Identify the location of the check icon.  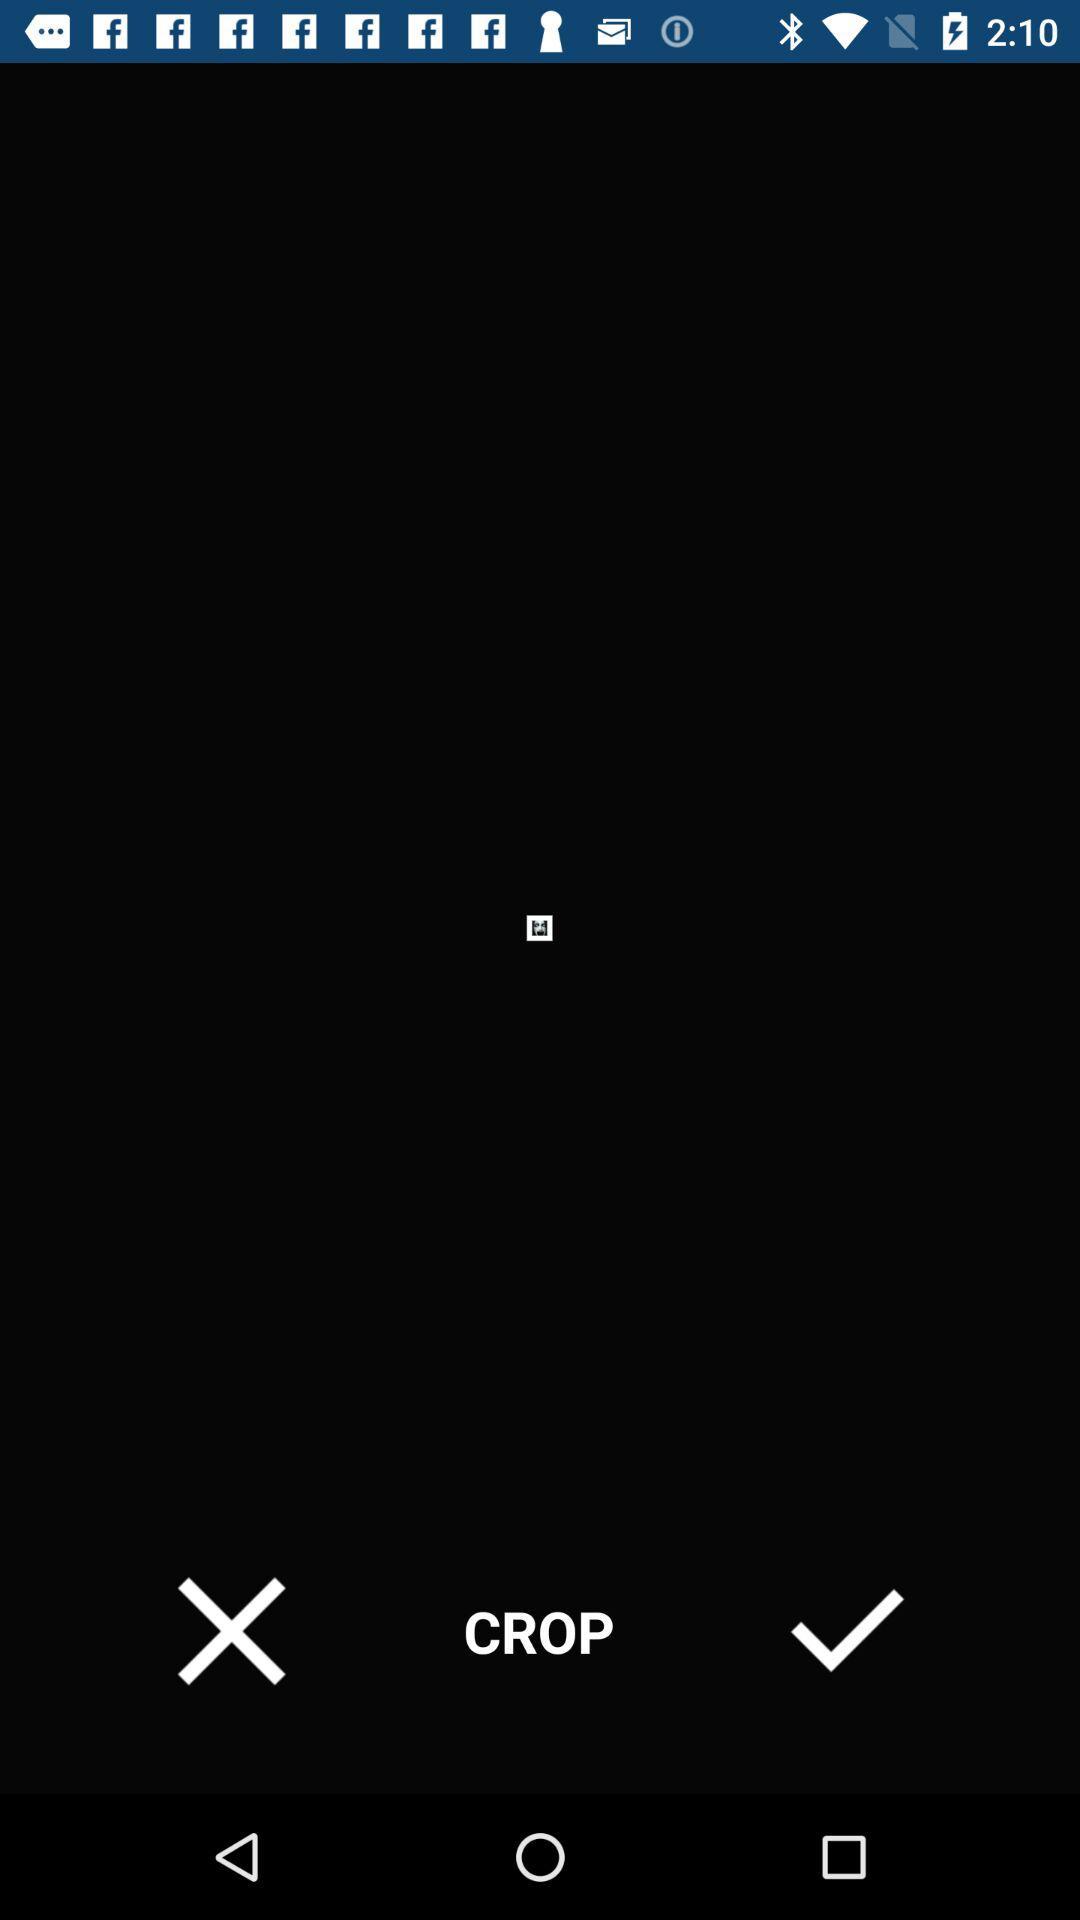
(847, 1631).